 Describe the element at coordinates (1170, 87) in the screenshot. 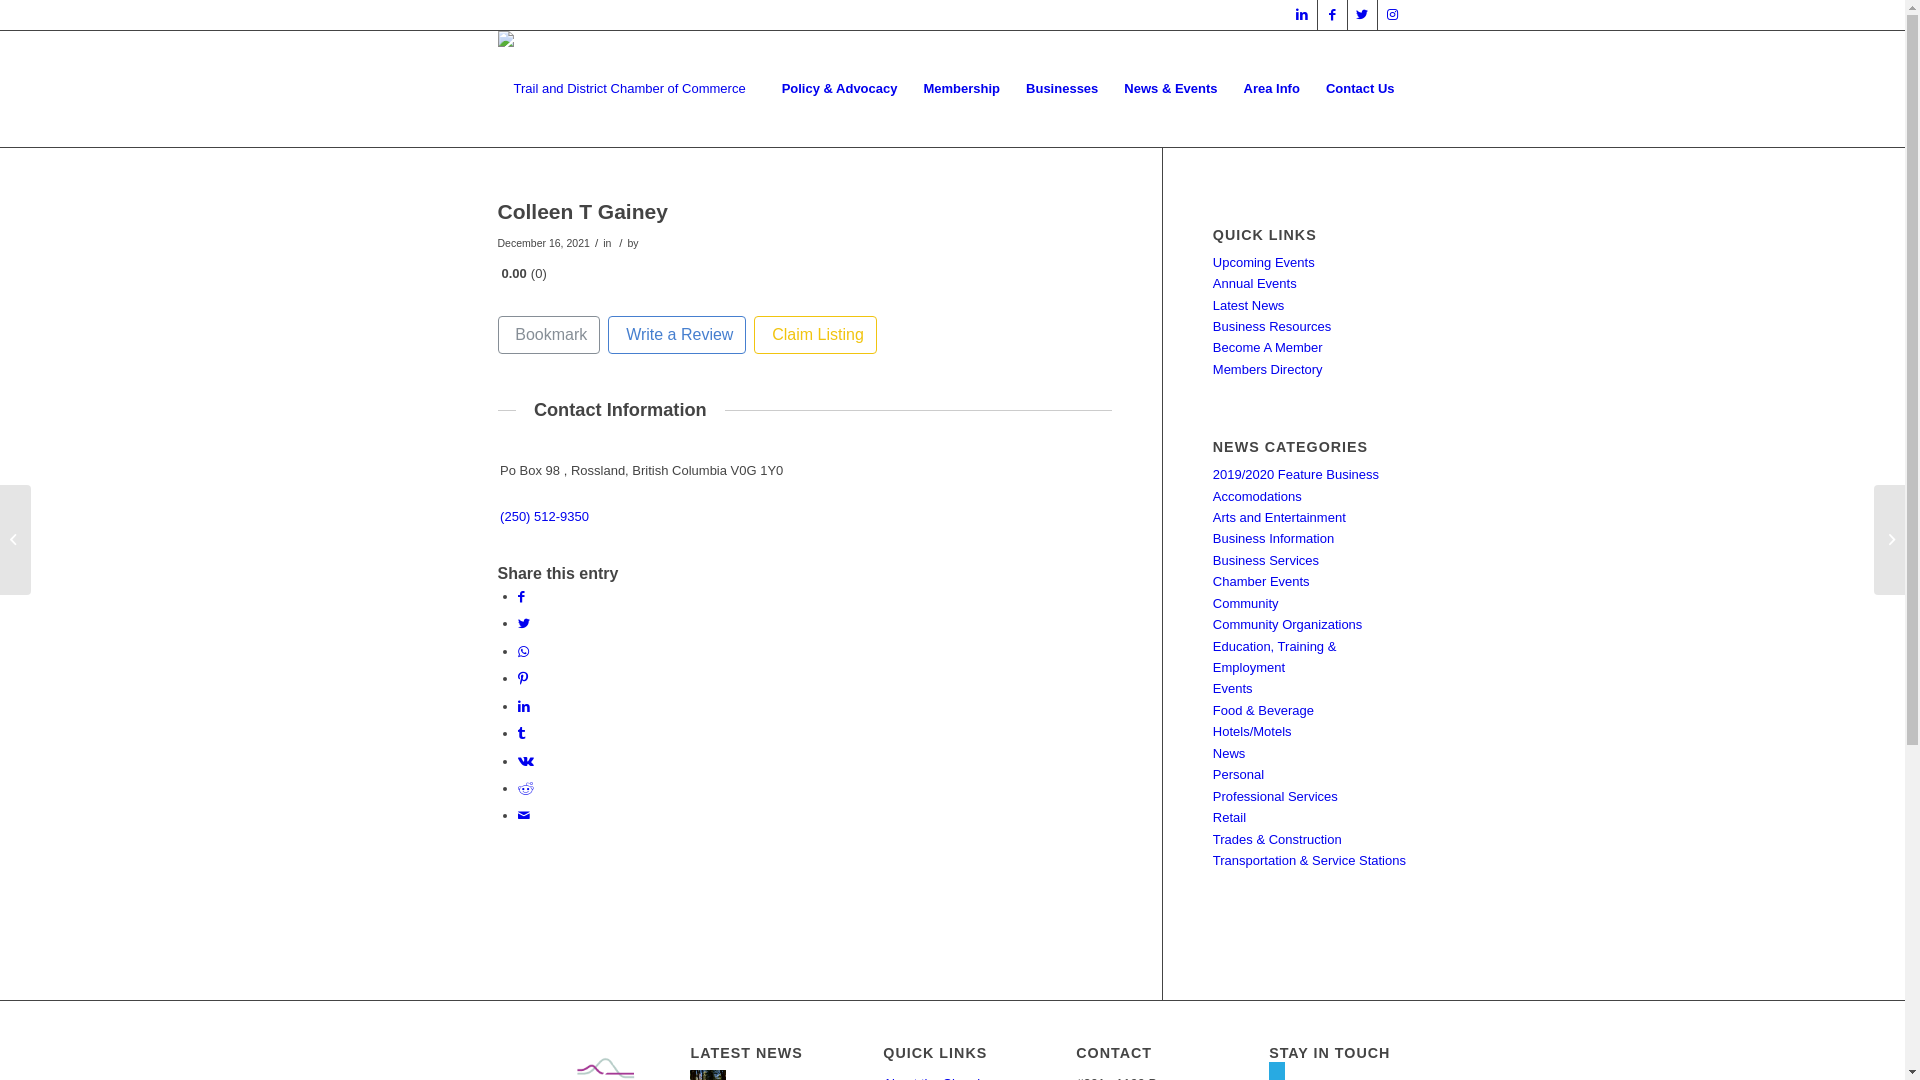

I see `'News & Events'` at that location.